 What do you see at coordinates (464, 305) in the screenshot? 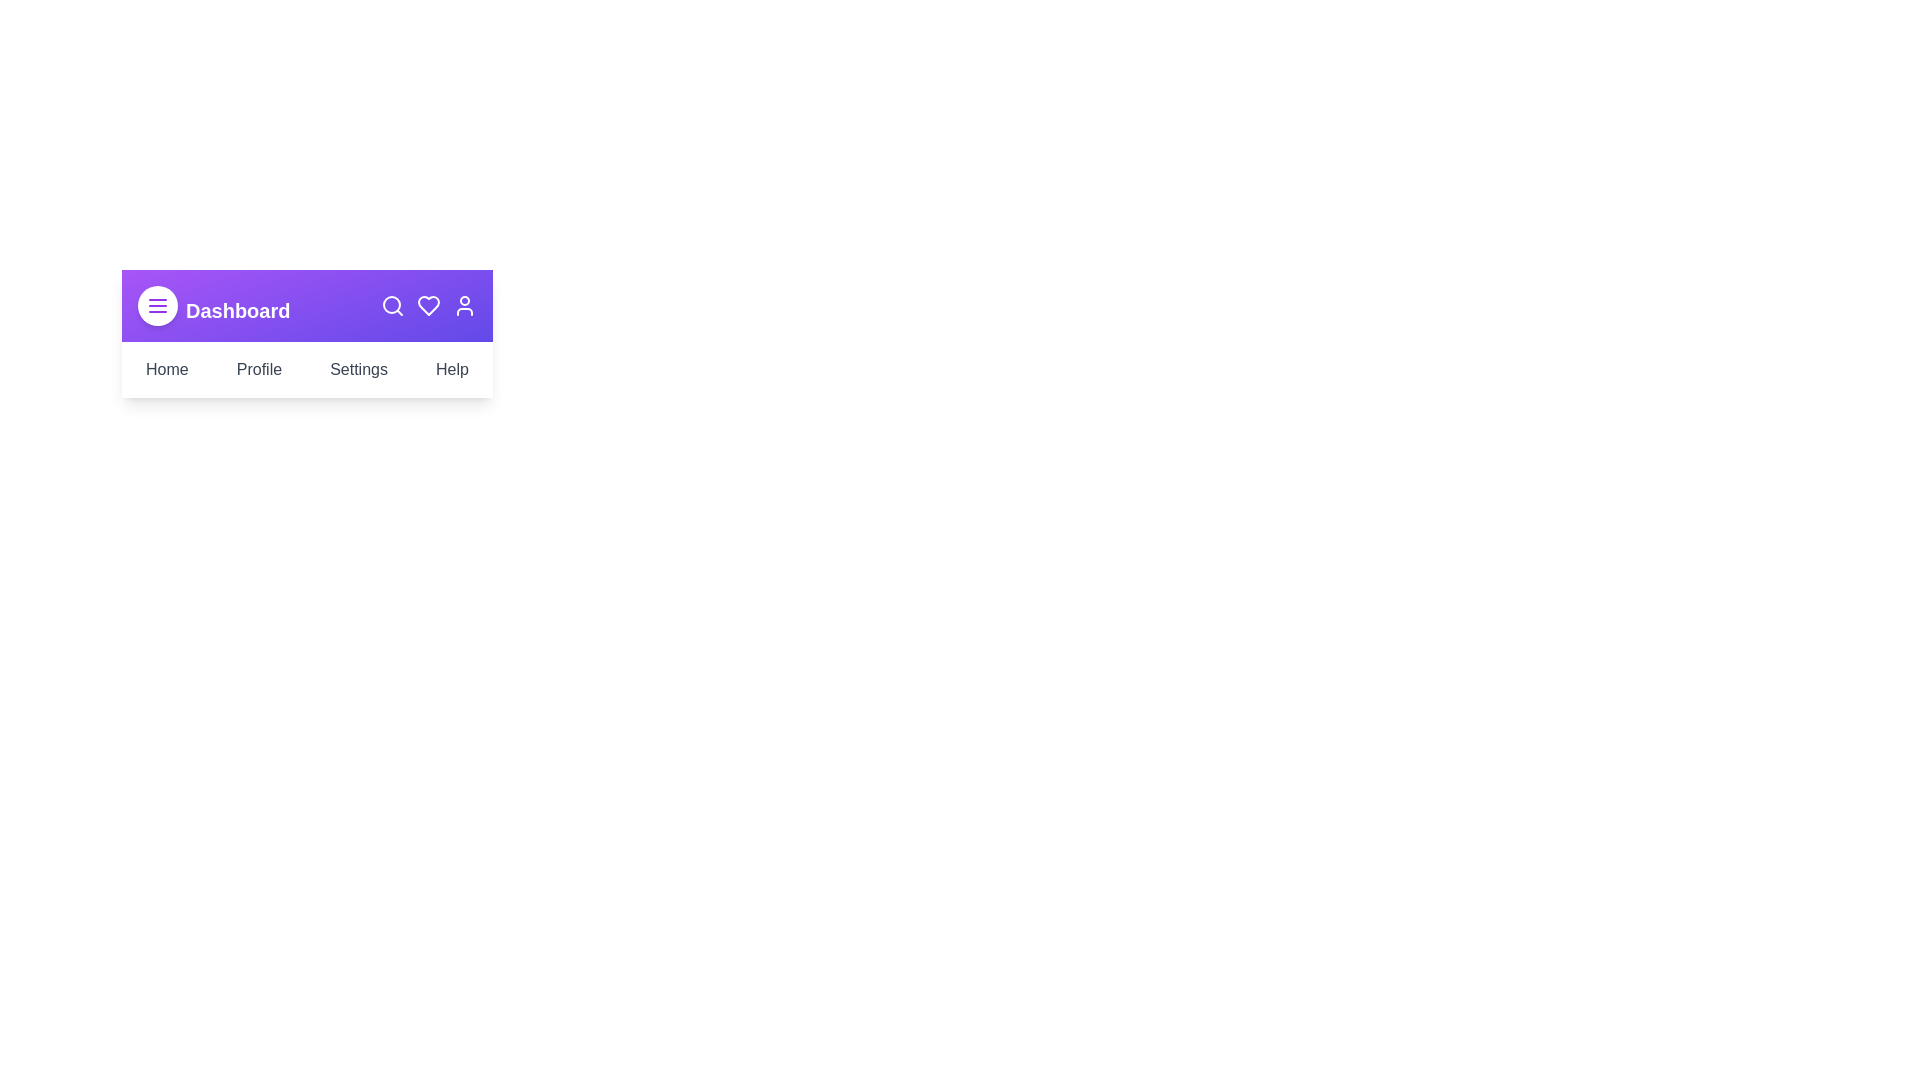
I see `the user icon to observe its hover effect` at bounding box center [464, 305].